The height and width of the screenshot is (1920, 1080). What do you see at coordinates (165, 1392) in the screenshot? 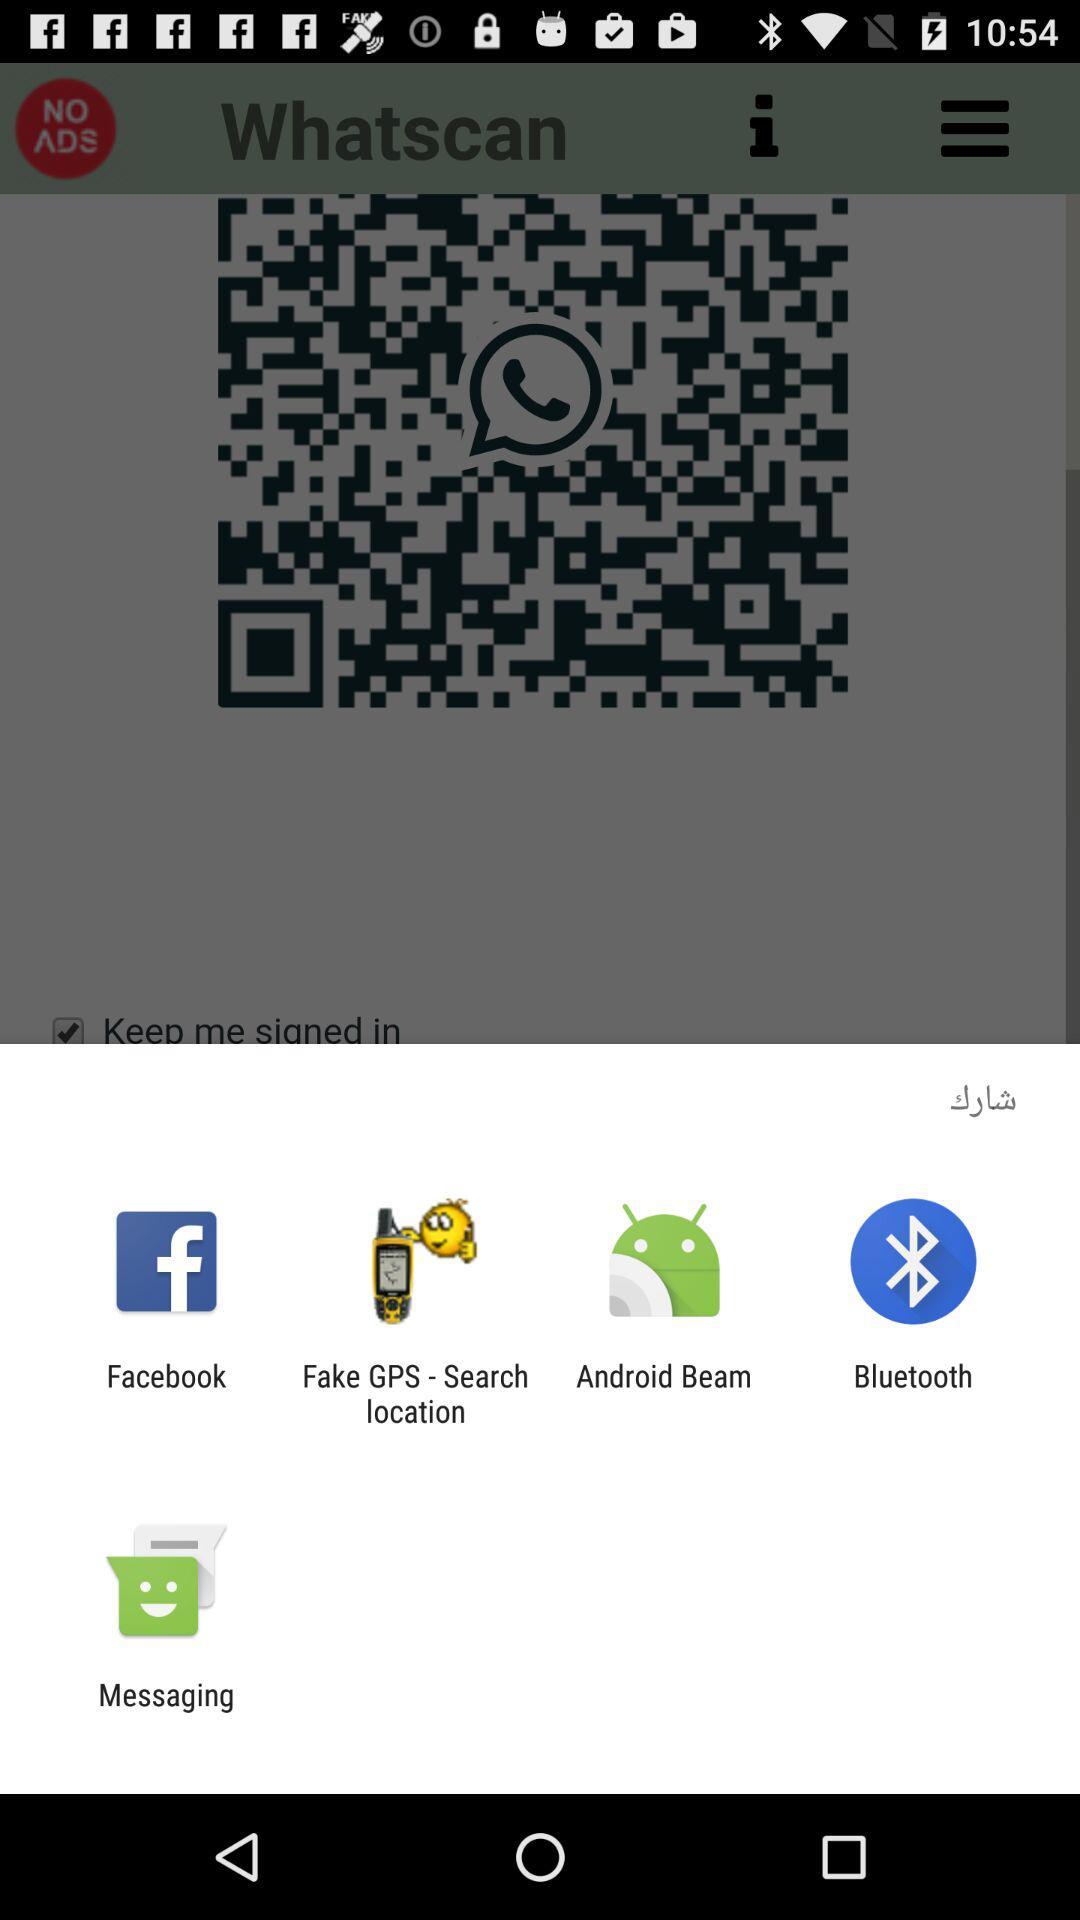
I see `the item to the left of the fake gps search item` at bounding box center [165, 1392].